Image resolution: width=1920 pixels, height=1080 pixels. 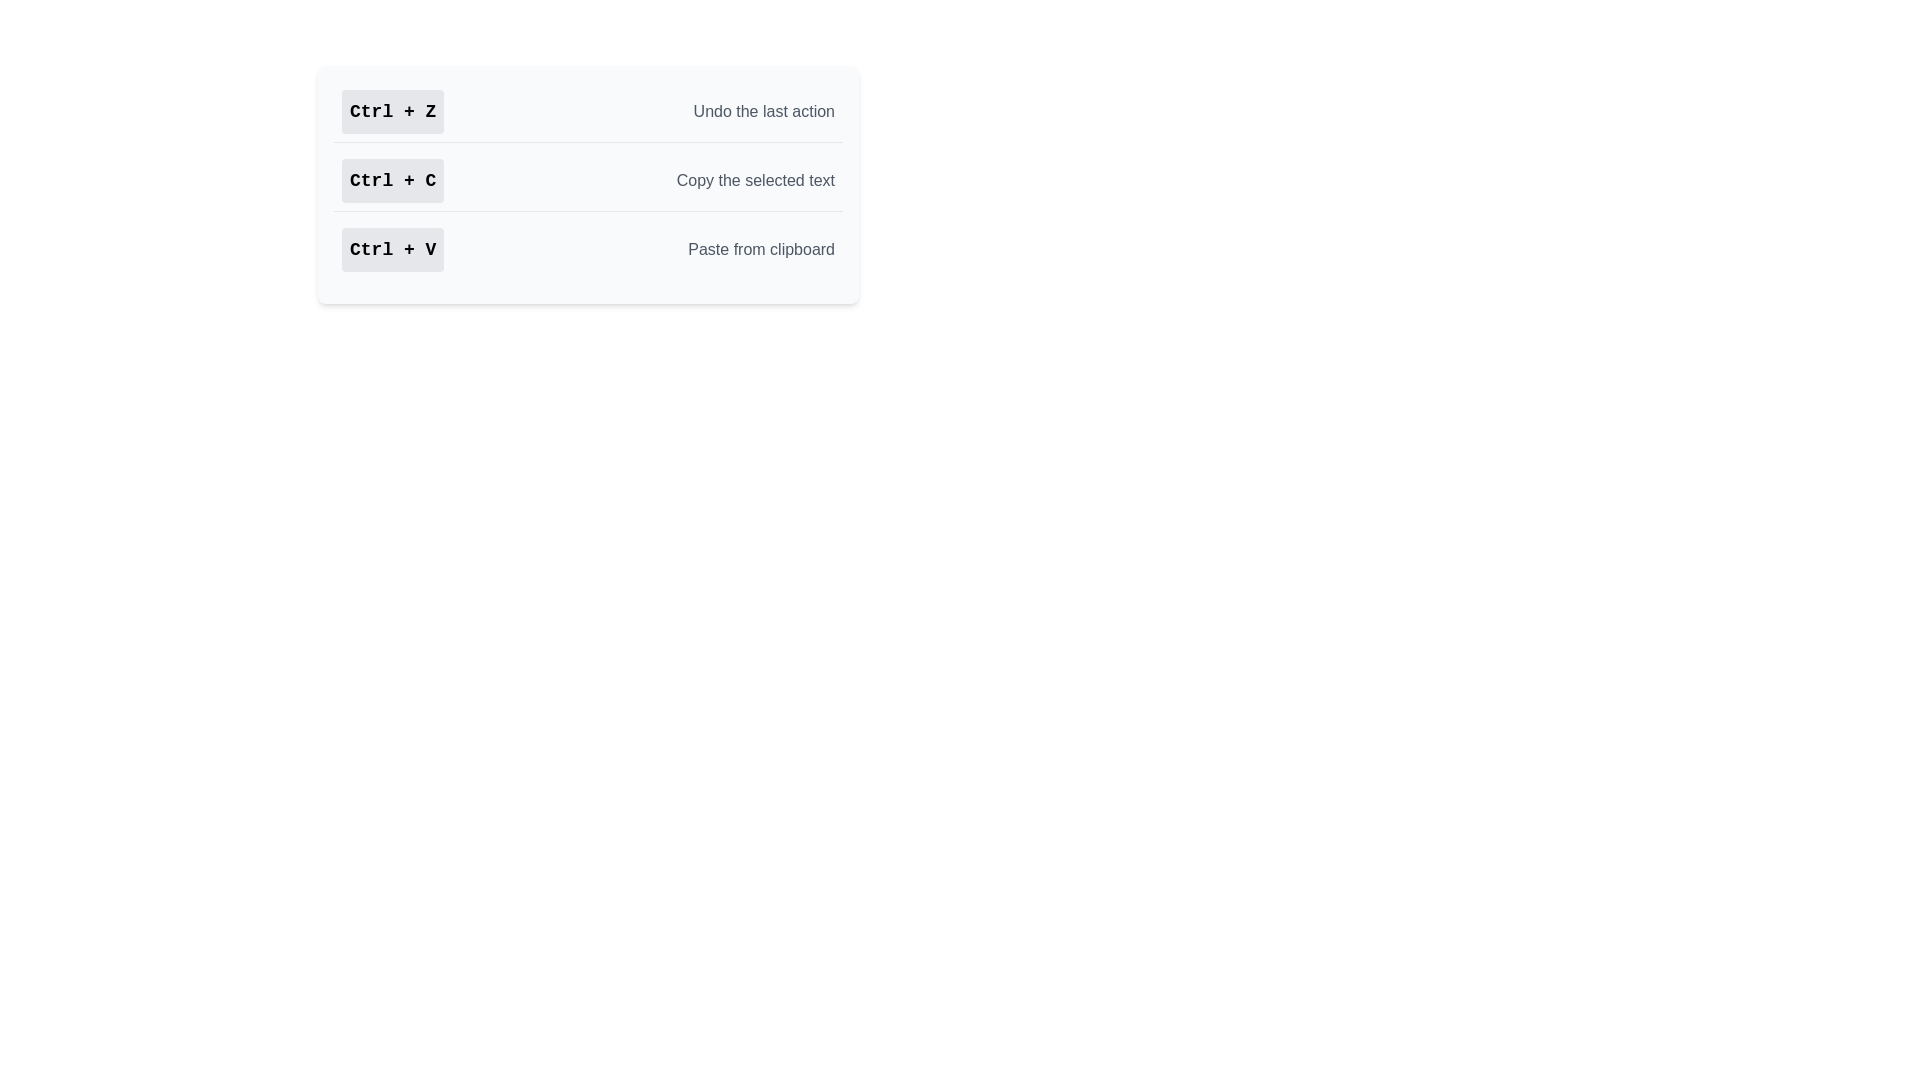 What do you see at coordinates (754, 181) in the screenshot?
I see `the informational text label that describes the action associated with a keyboard shortcut, positioned to the right of the 'Ctrl + C' label` at bounding box center [754, 181].